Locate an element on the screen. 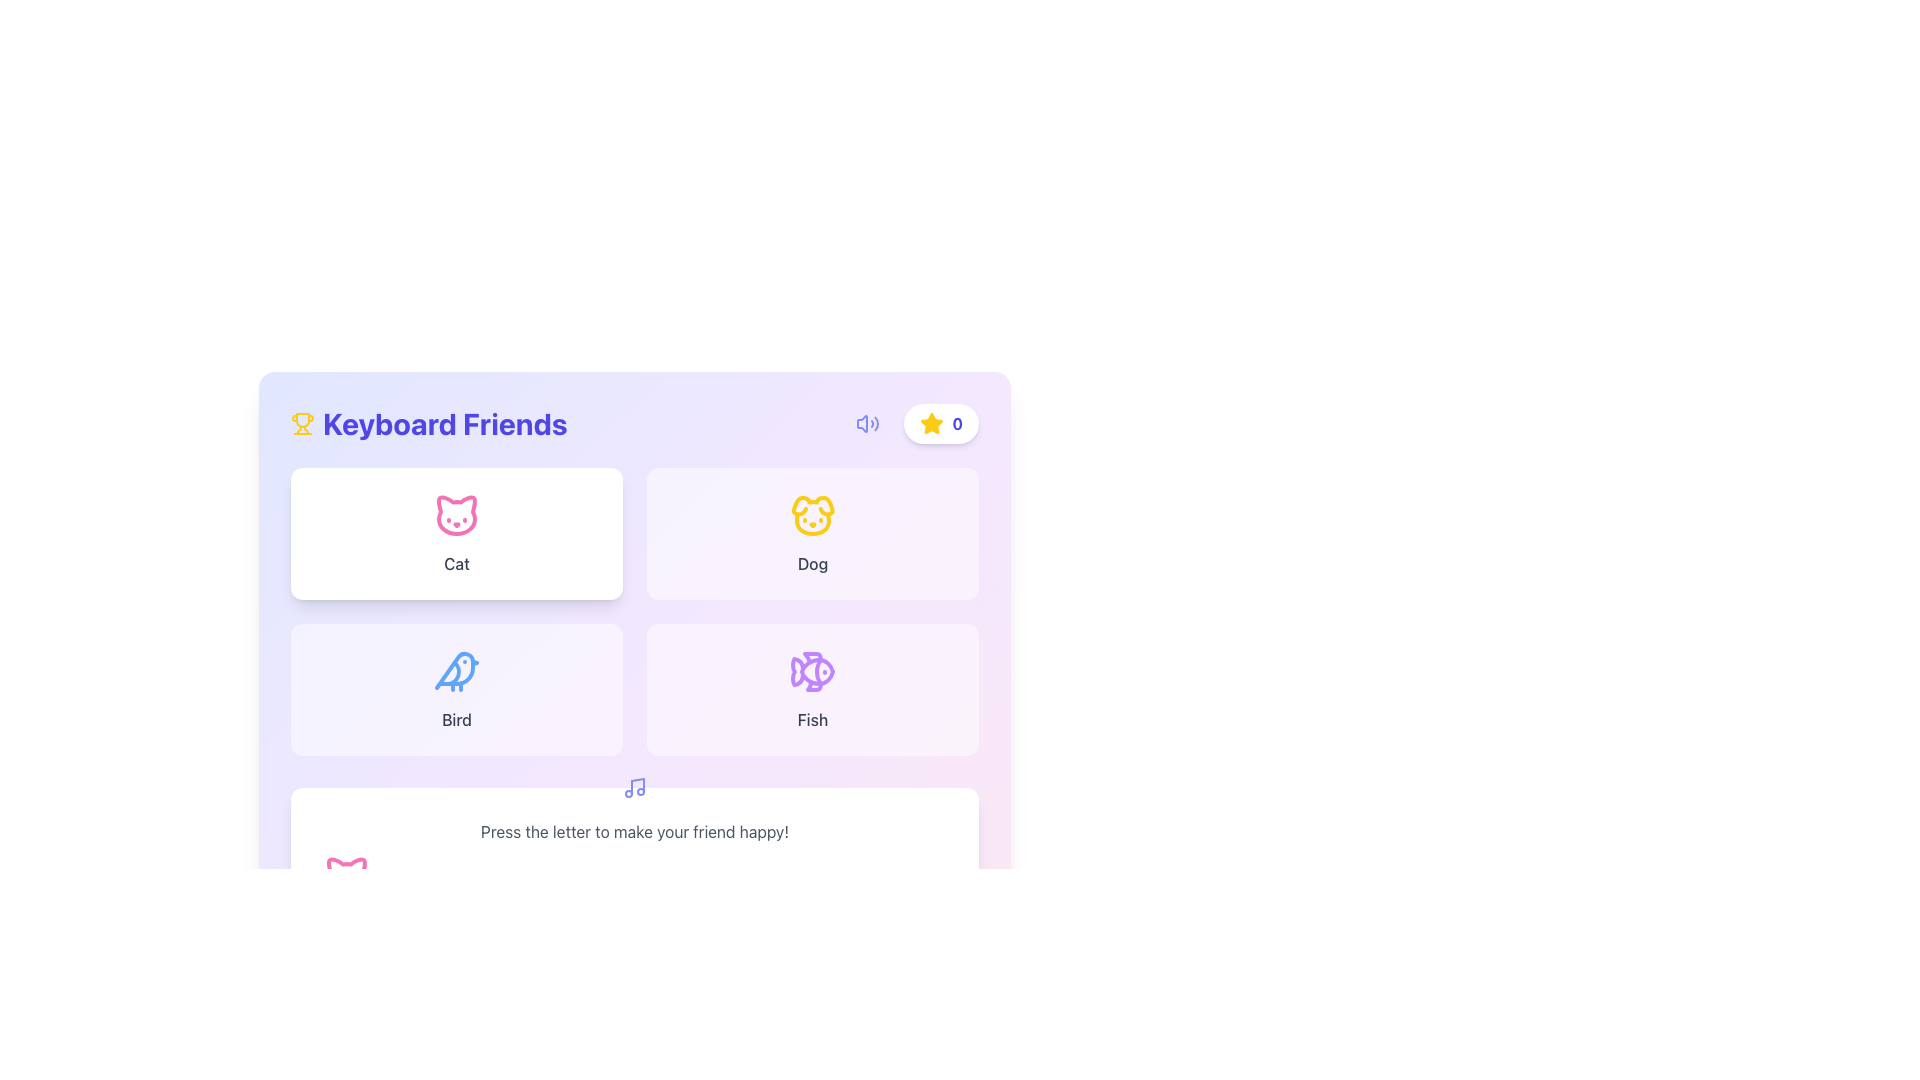 This screenshot has height=1080, width=1920. the text label containing the word 'Dog', which is styled with a medium-weight font and gray color, positioned below a yellow dog icon in the third card of the first row is located at coordinates (812, 563).